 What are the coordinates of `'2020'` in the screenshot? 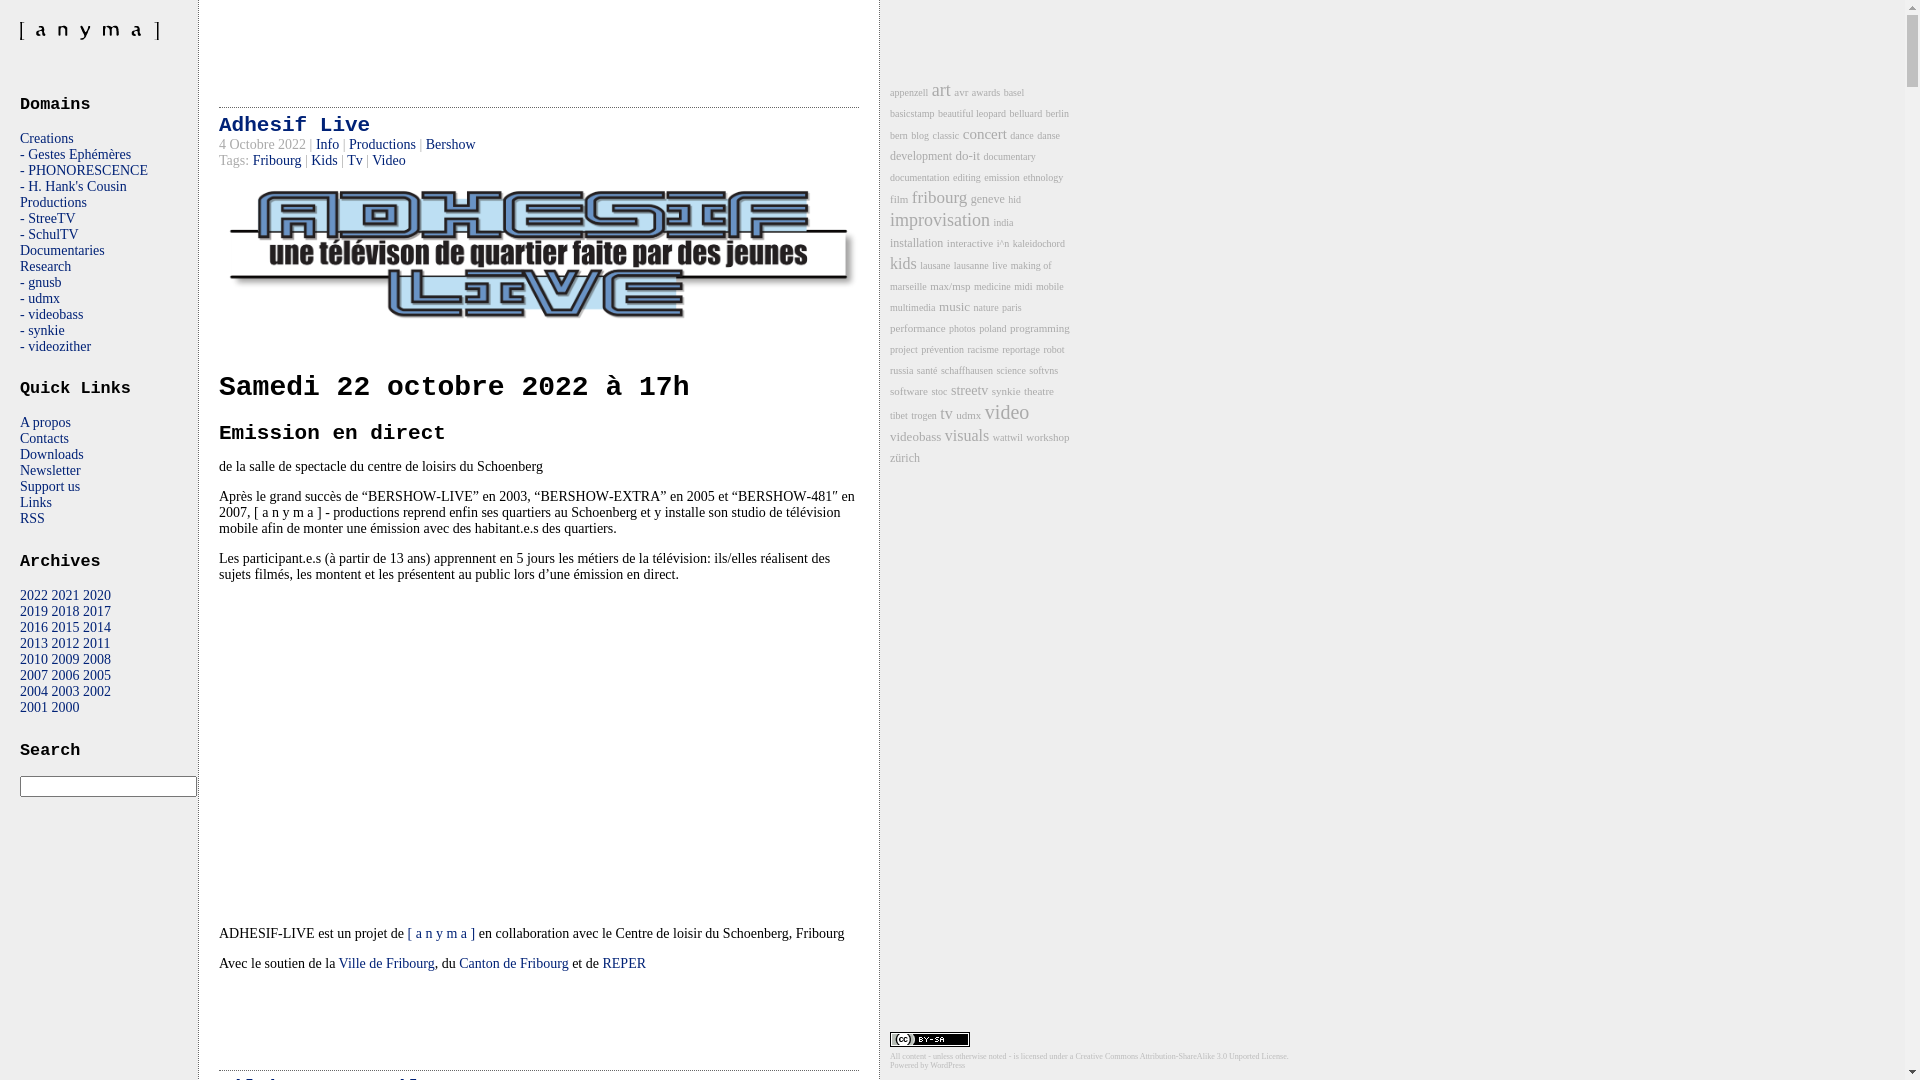 It's located at (95, 594).